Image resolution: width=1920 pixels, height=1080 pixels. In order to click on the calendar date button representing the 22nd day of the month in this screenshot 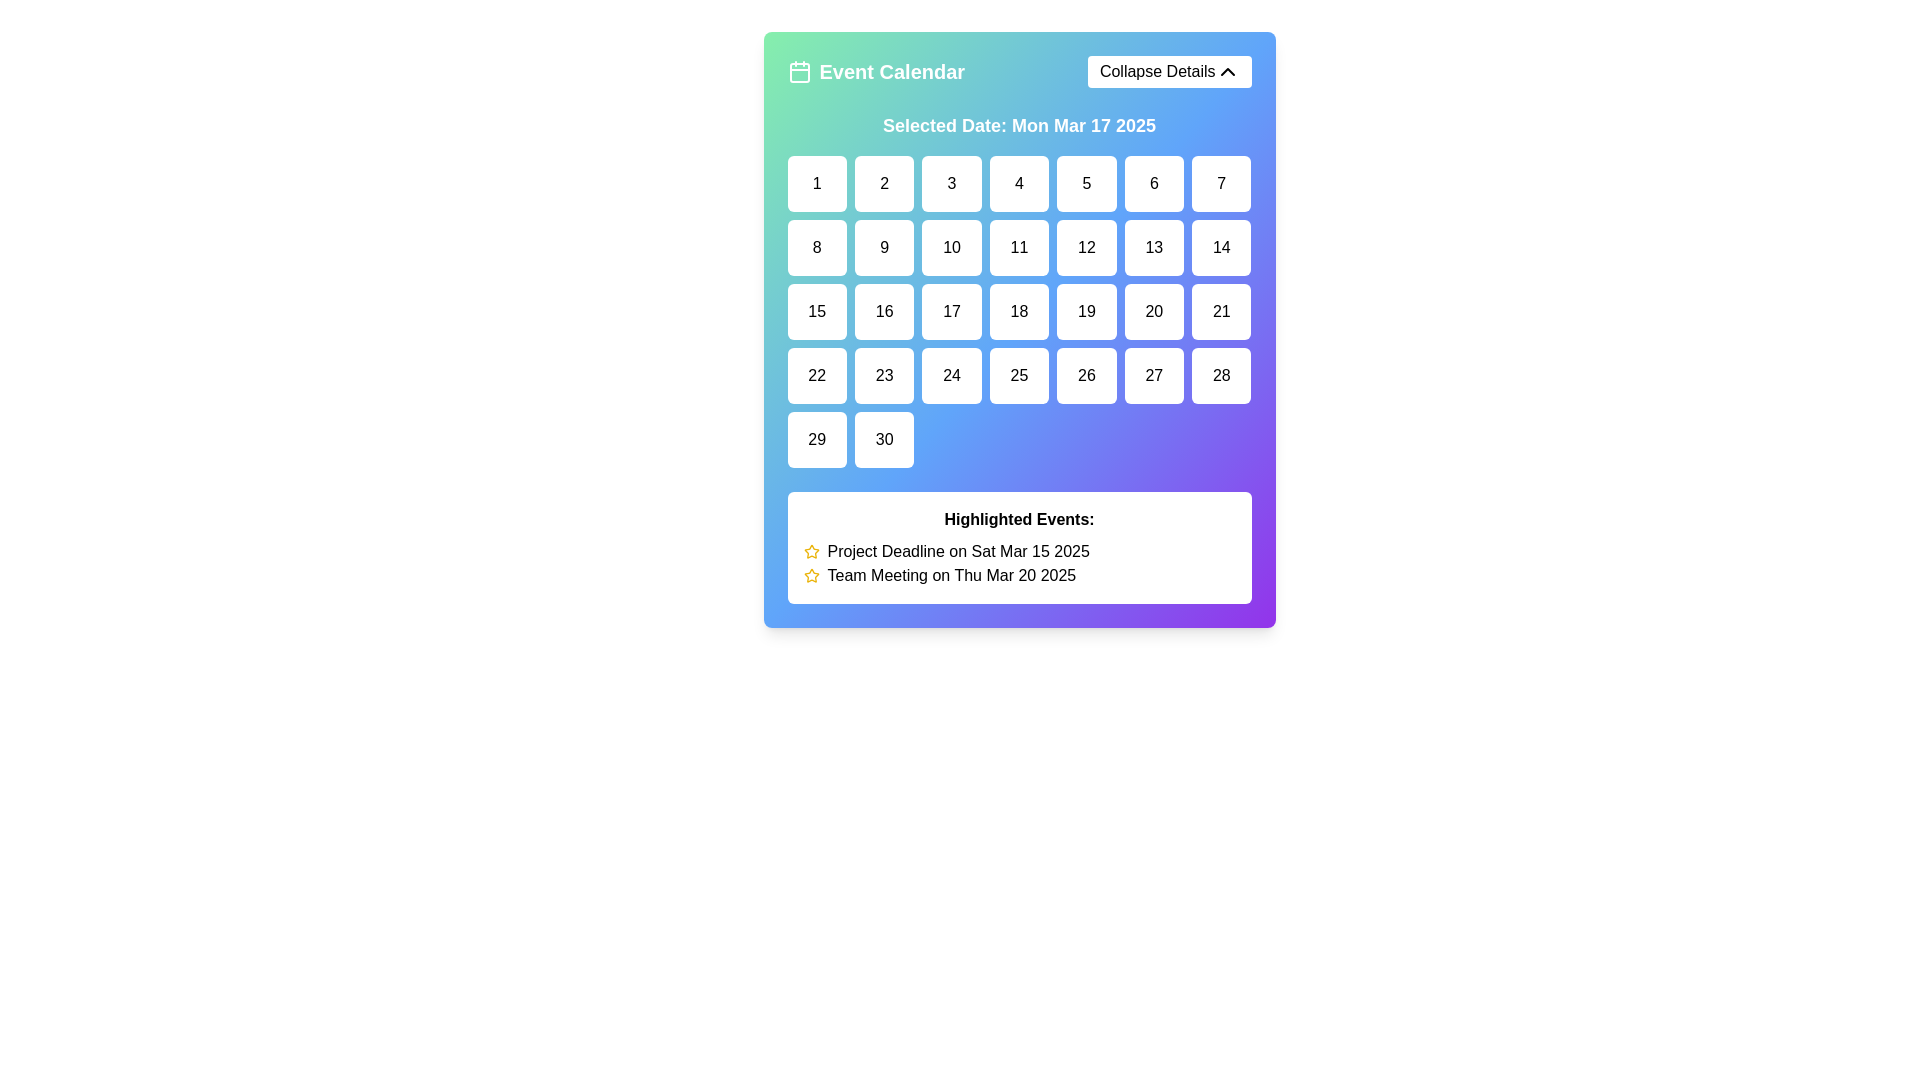, I will do `click(817, 375)`.